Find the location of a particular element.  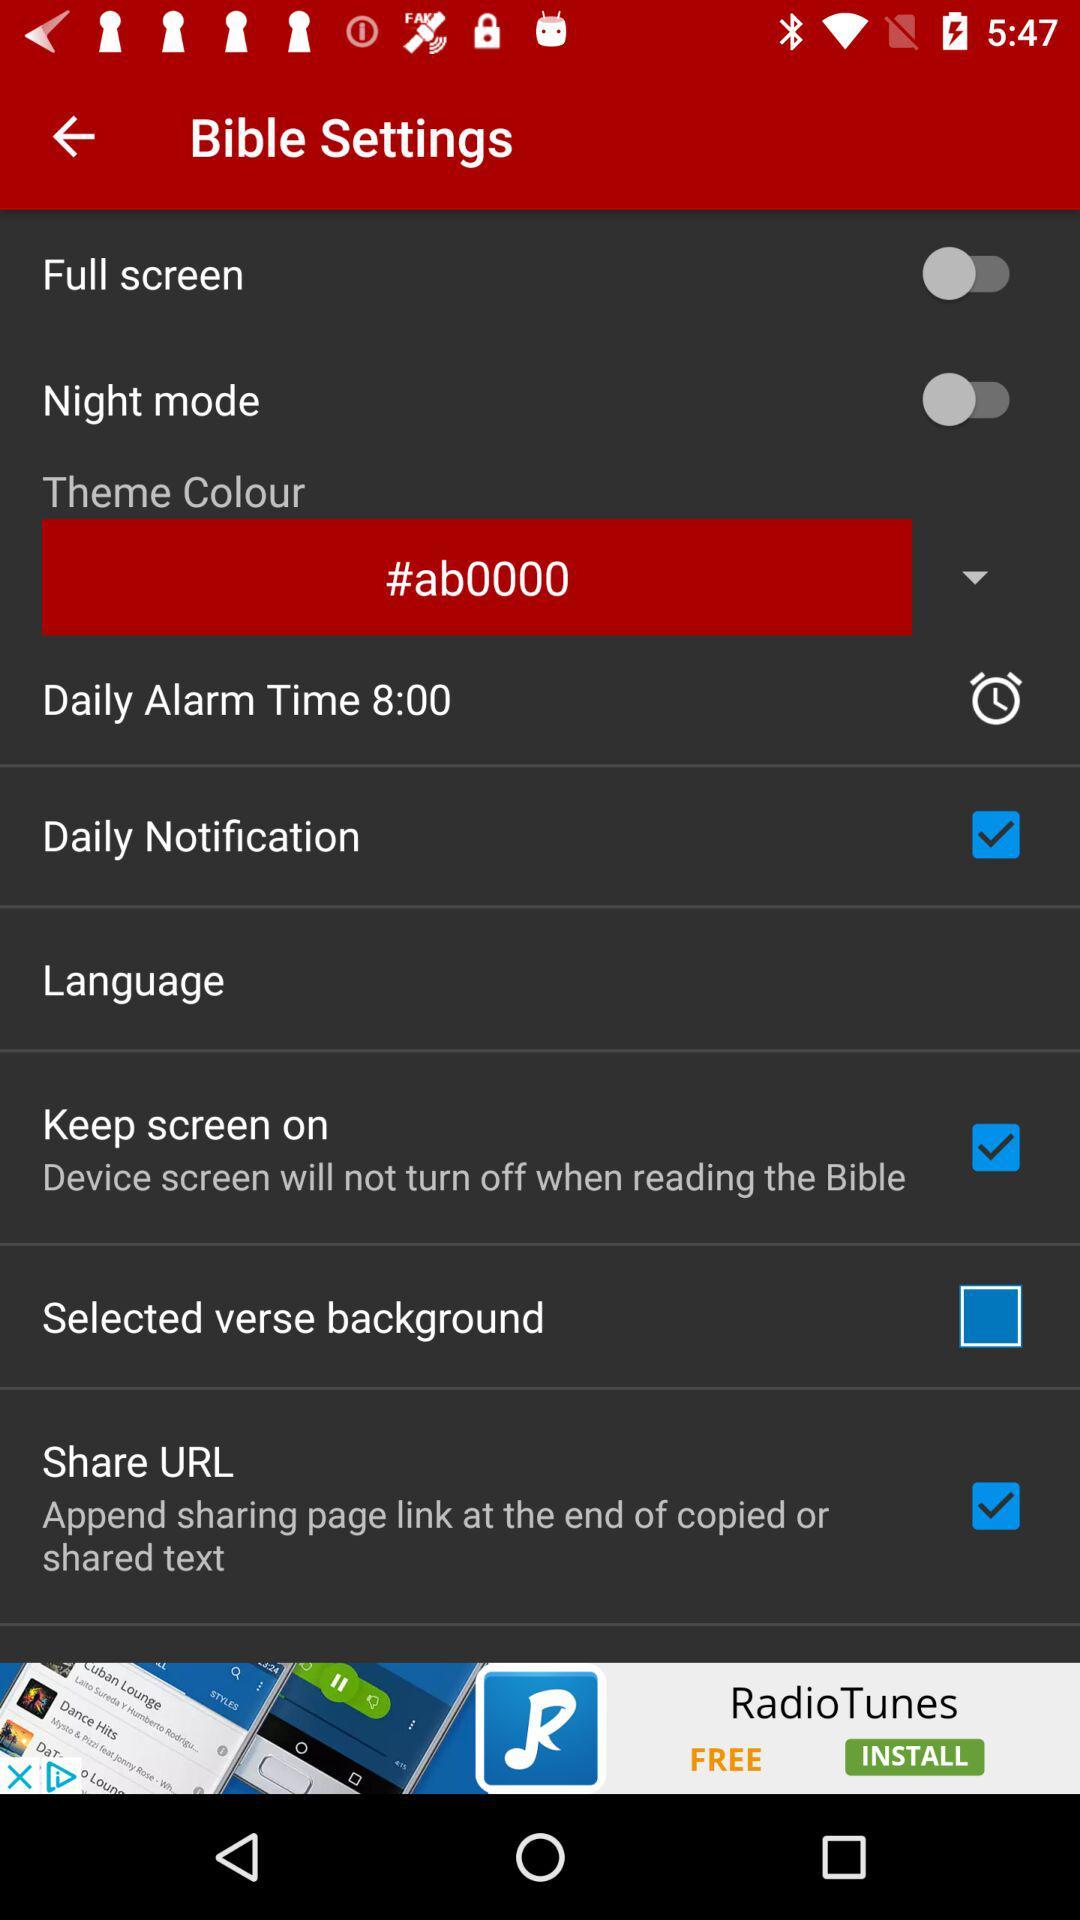

alarm settings is located at coordinates (995, 698).